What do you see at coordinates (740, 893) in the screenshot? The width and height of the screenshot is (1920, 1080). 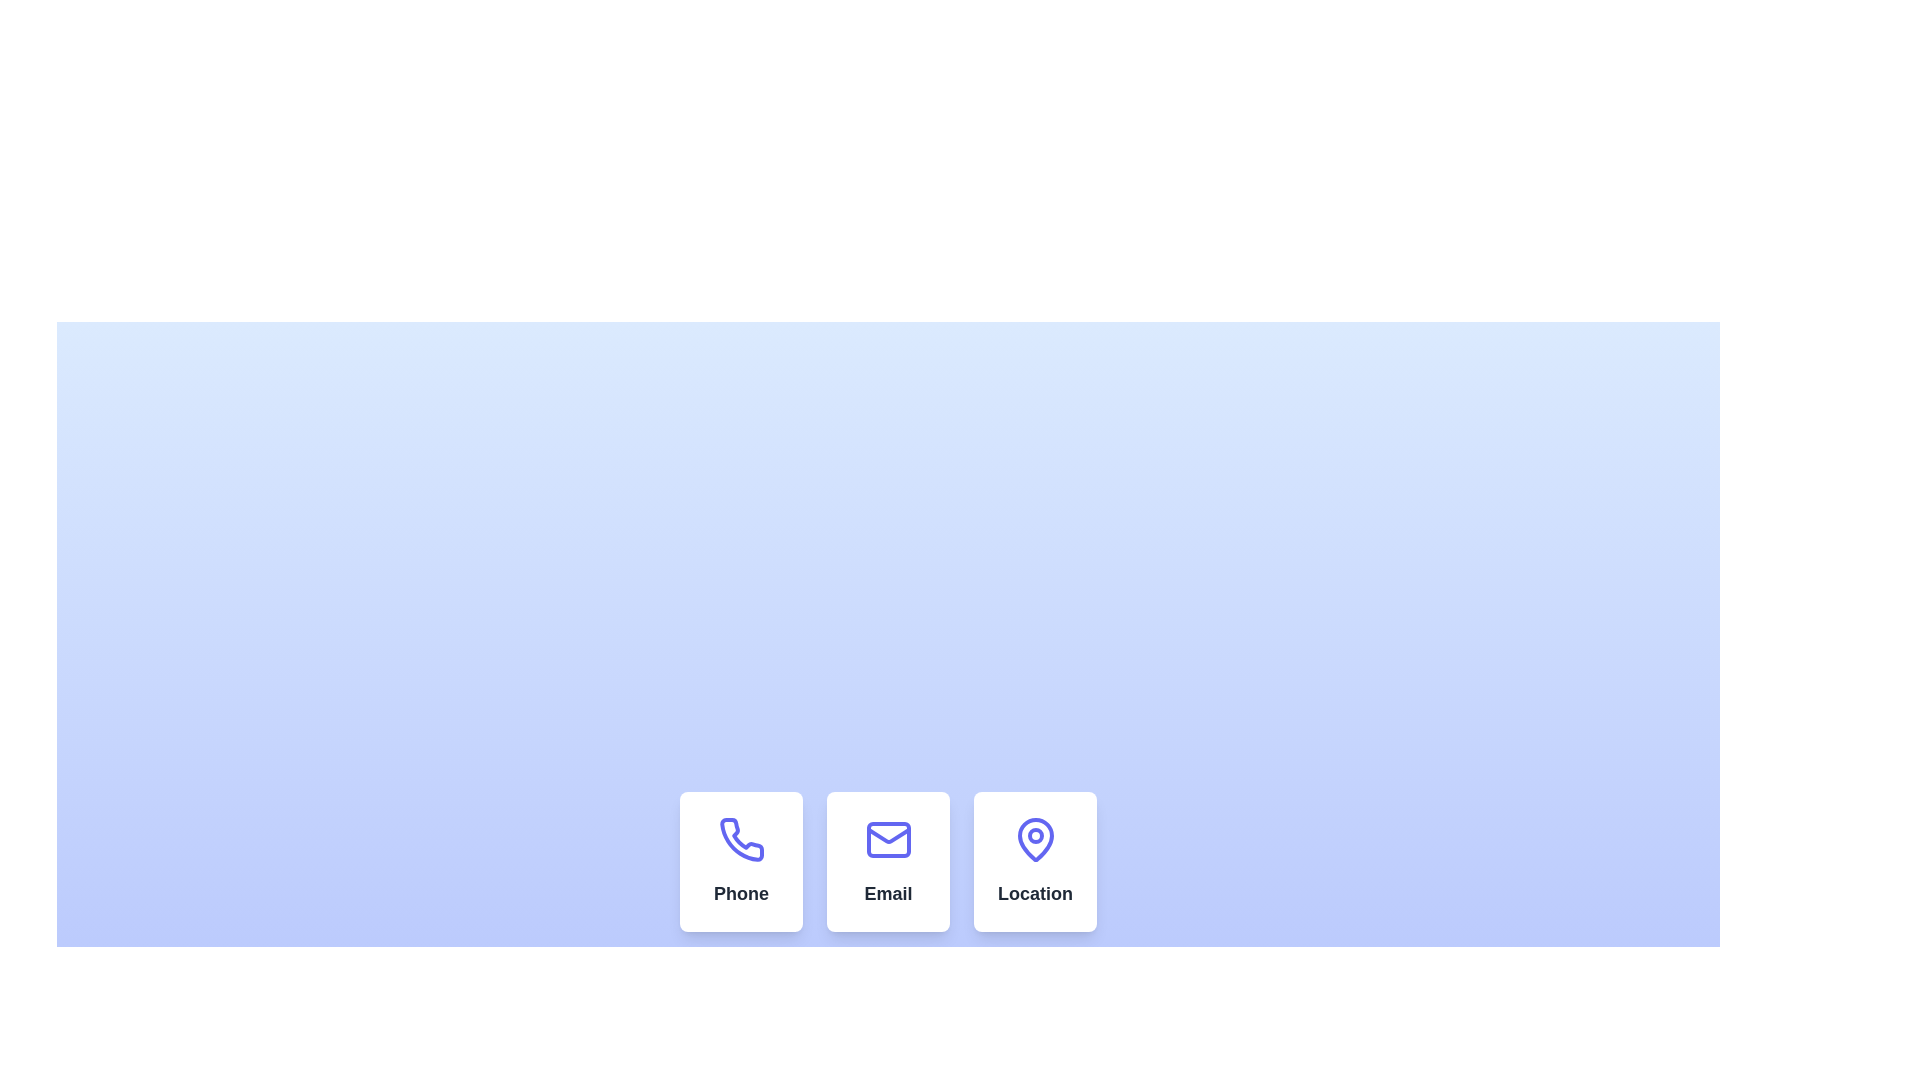 I see `the text label displaying 'Phone' in bold dark gray to trigger tooltip or styling effect` at bounding box center [740, 893].